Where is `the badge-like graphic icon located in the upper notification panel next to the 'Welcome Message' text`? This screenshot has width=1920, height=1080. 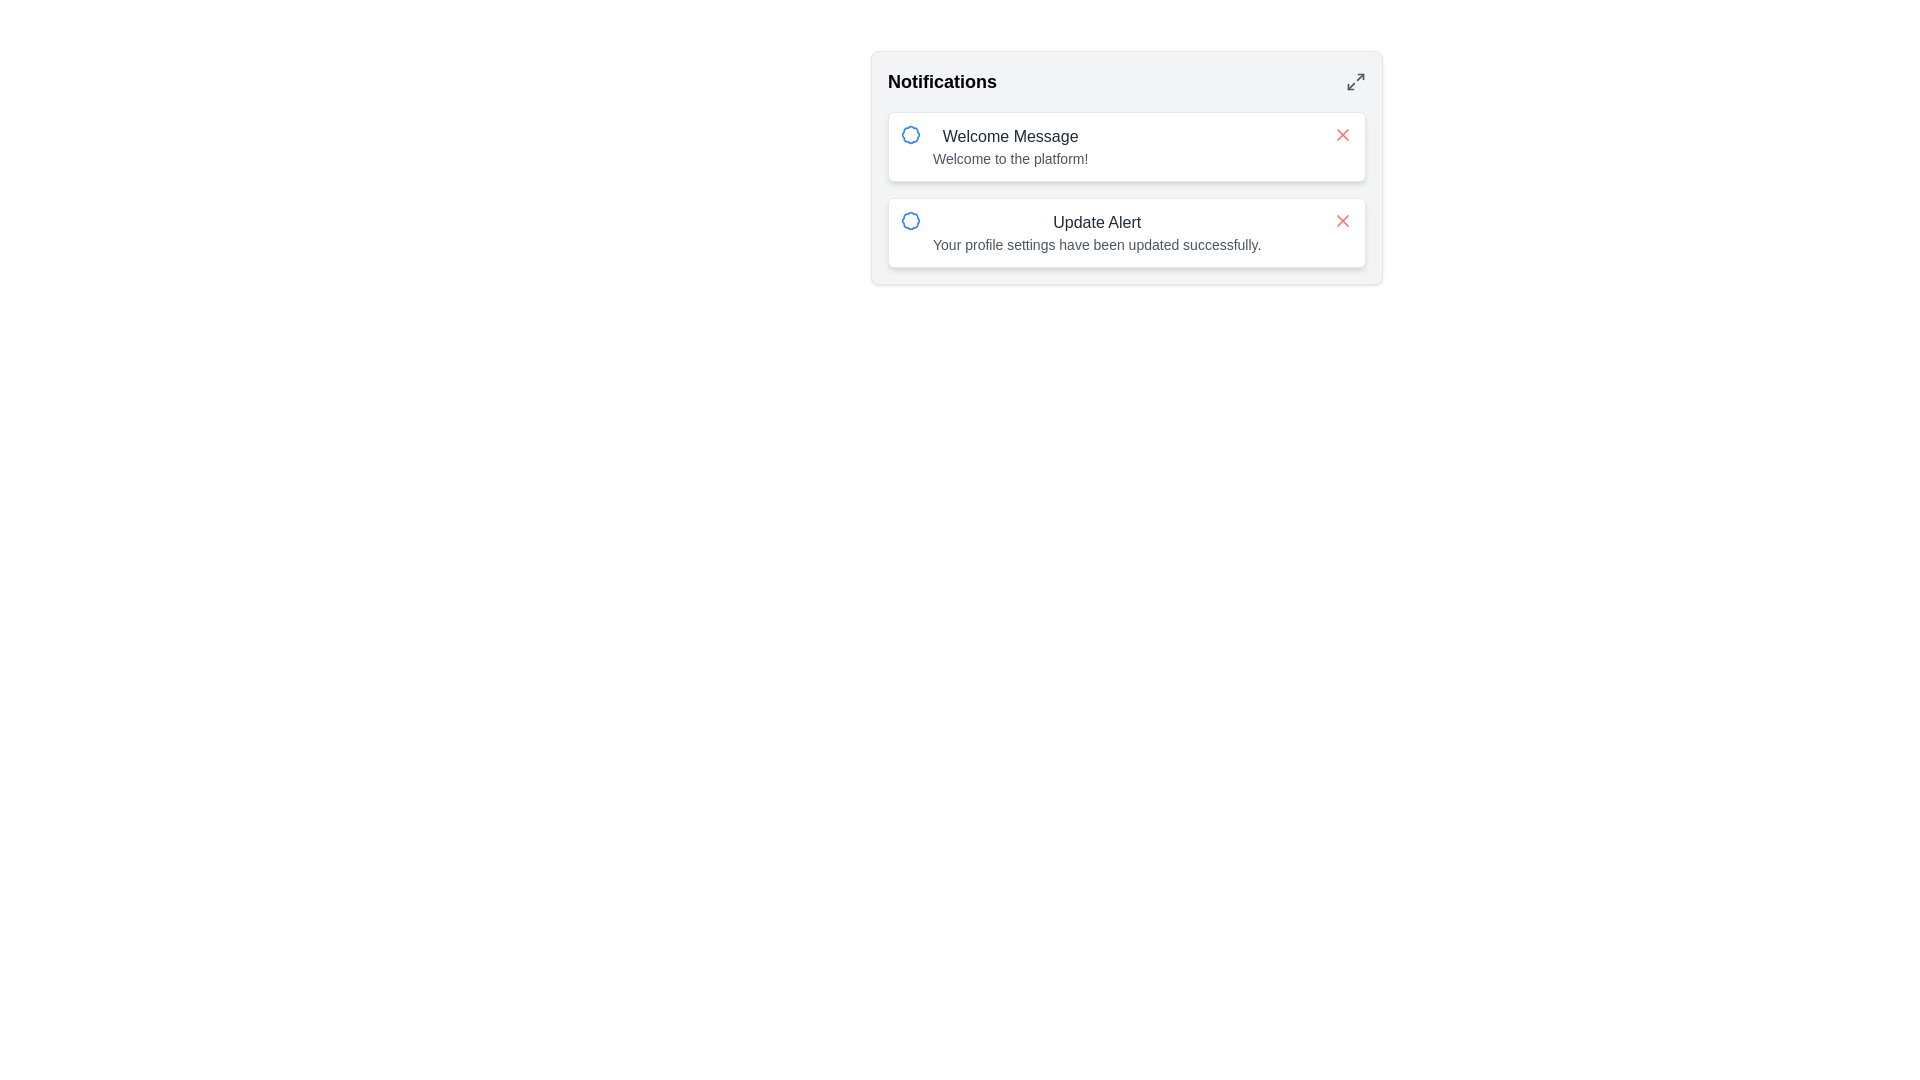
the badge-like graphic icon located in the upper notification panel next to the 'Welcome Message' text is located at coordinates (910, 135).